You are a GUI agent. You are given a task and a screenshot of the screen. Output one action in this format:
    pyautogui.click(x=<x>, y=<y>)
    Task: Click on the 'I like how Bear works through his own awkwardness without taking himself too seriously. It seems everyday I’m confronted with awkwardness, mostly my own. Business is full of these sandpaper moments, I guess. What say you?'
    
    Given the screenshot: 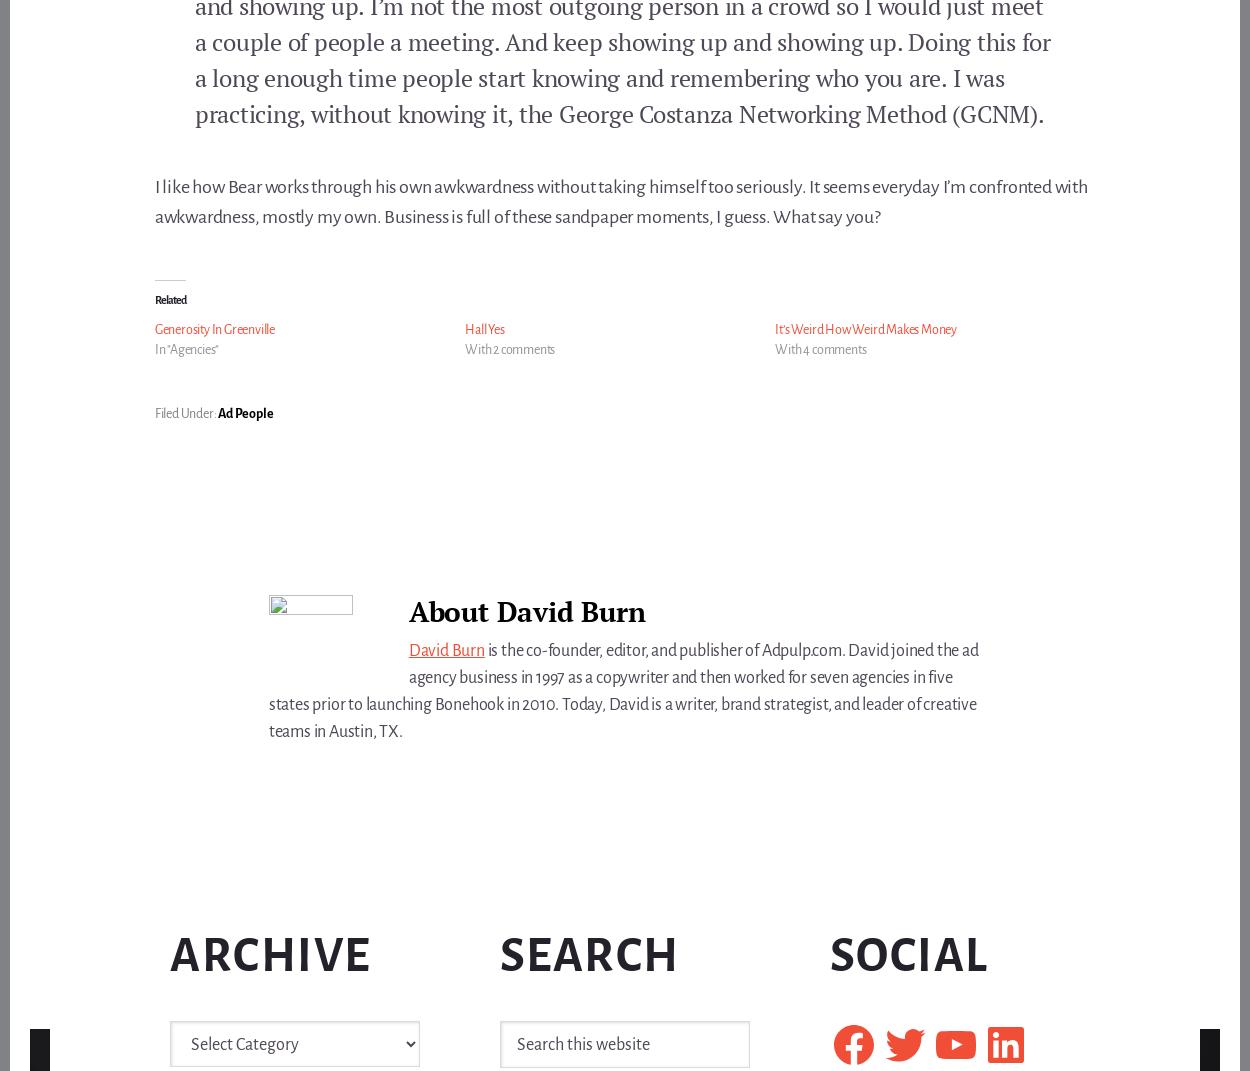 What is the action you would take?
    pyautogui.click(x=619, y=200)
    